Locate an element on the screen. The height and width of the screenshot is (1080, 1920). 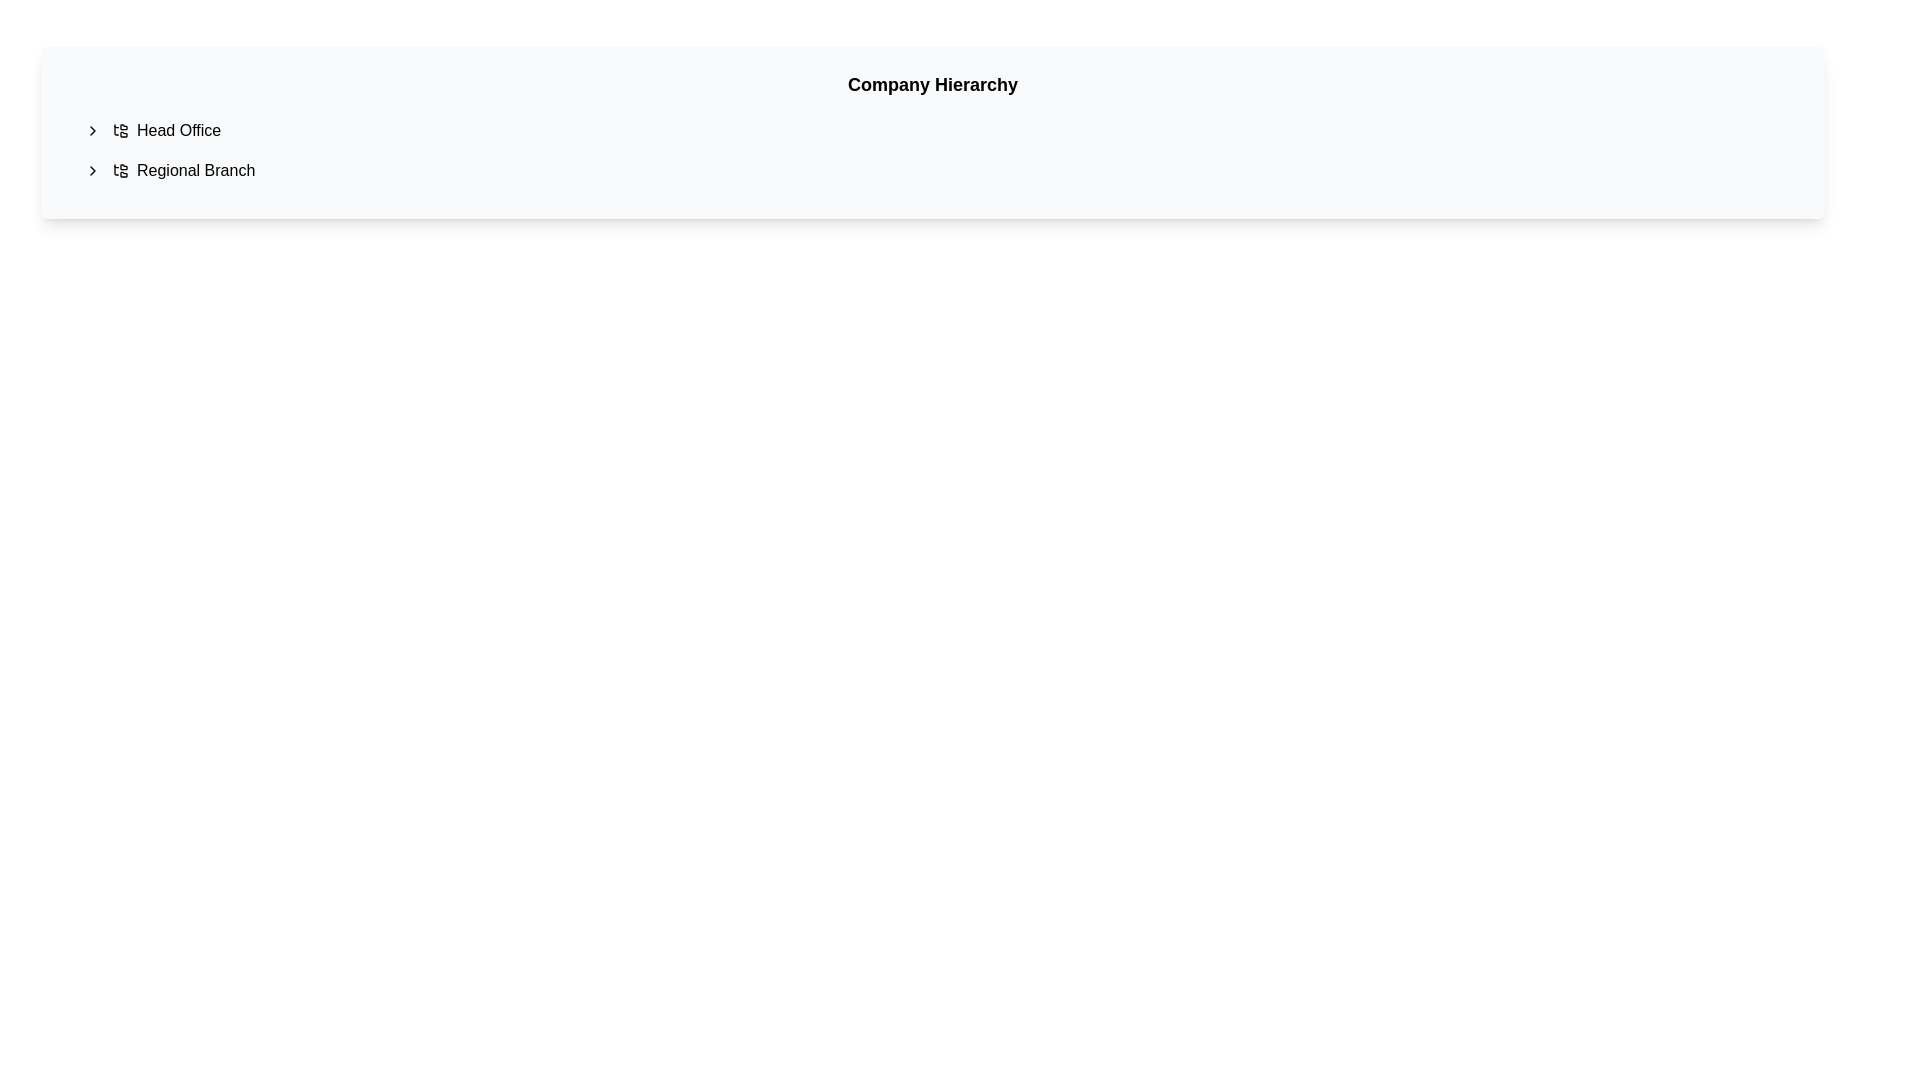
the chevron icon button located to the left of the 'Regional Branch' text label in the hierarchical list is located at coordinates (91, 131).